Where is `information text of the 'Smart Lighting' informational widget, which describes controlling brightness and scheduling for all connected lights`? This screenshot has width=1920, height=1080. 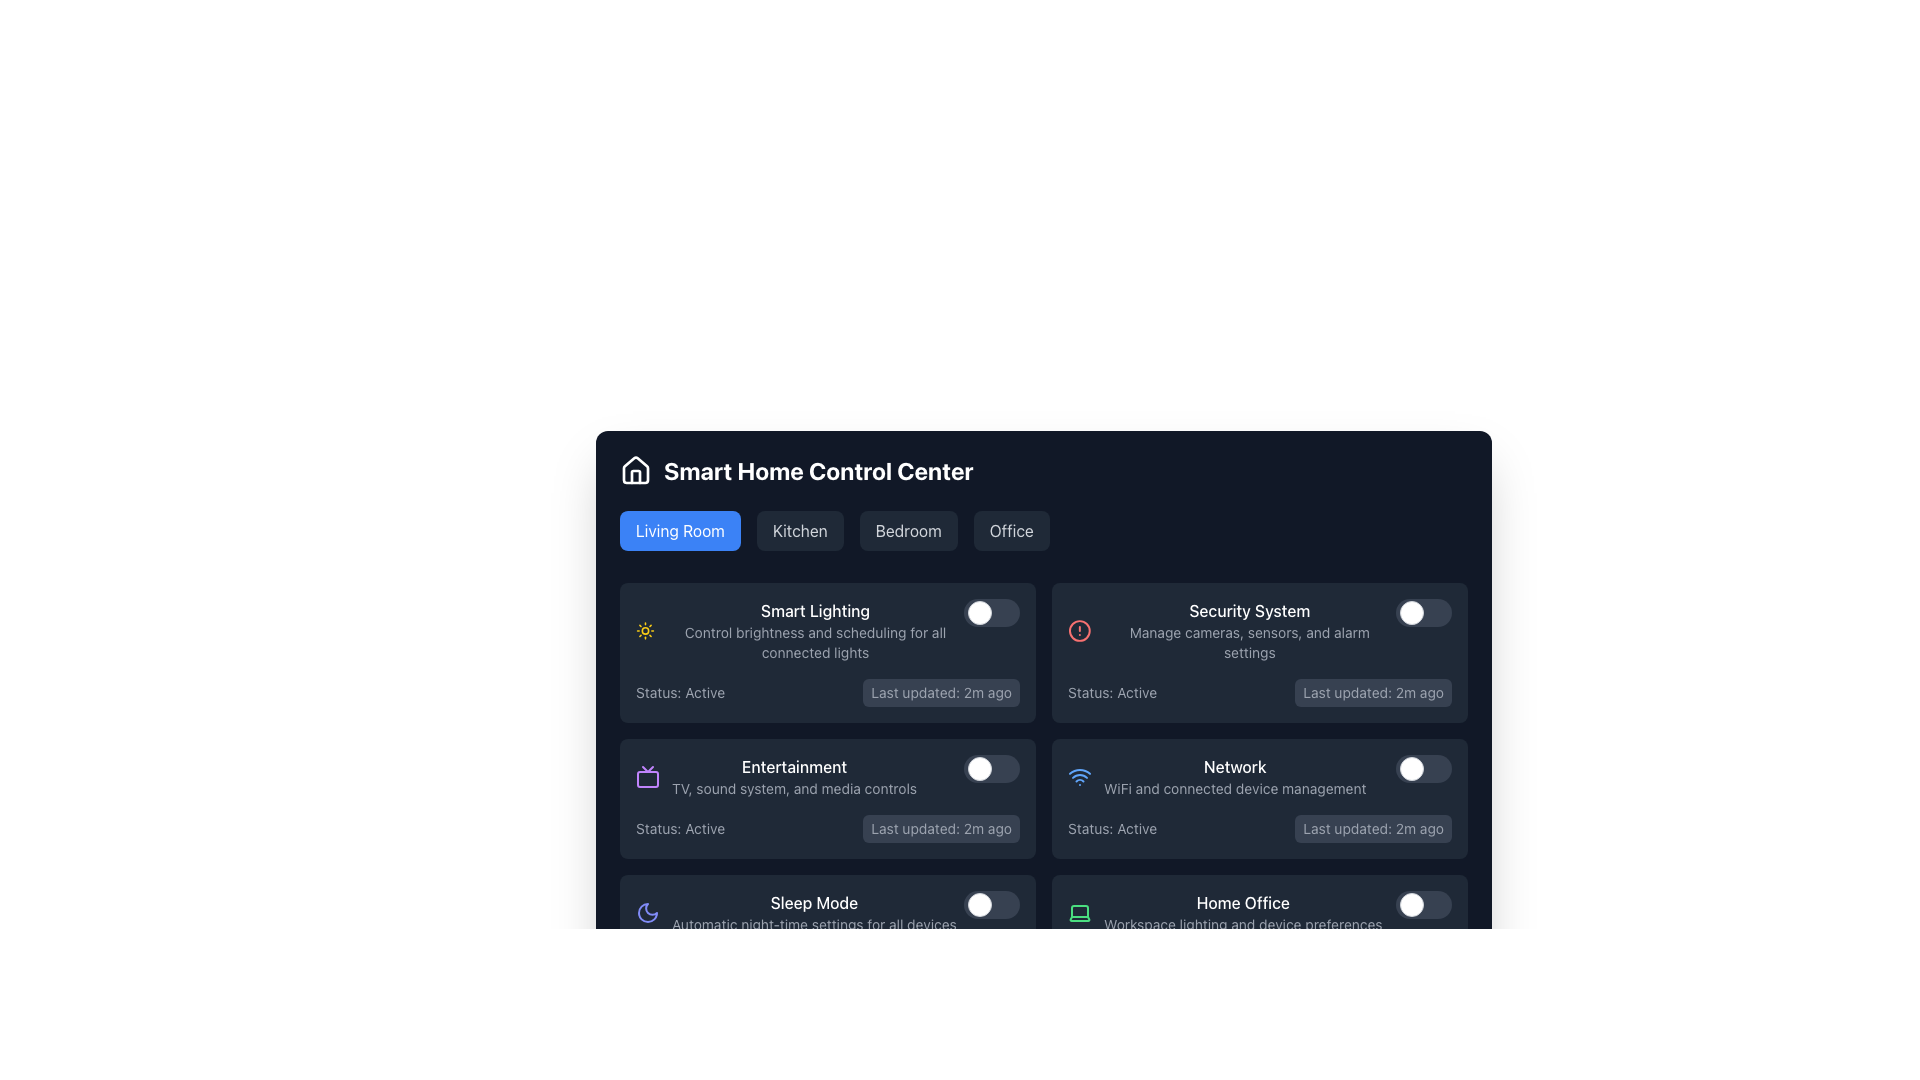
information text of the 'Smart Lighting' informational widget, which describes controlling brightness and scheduling for all connected lights is located at coordinates (828, 631).